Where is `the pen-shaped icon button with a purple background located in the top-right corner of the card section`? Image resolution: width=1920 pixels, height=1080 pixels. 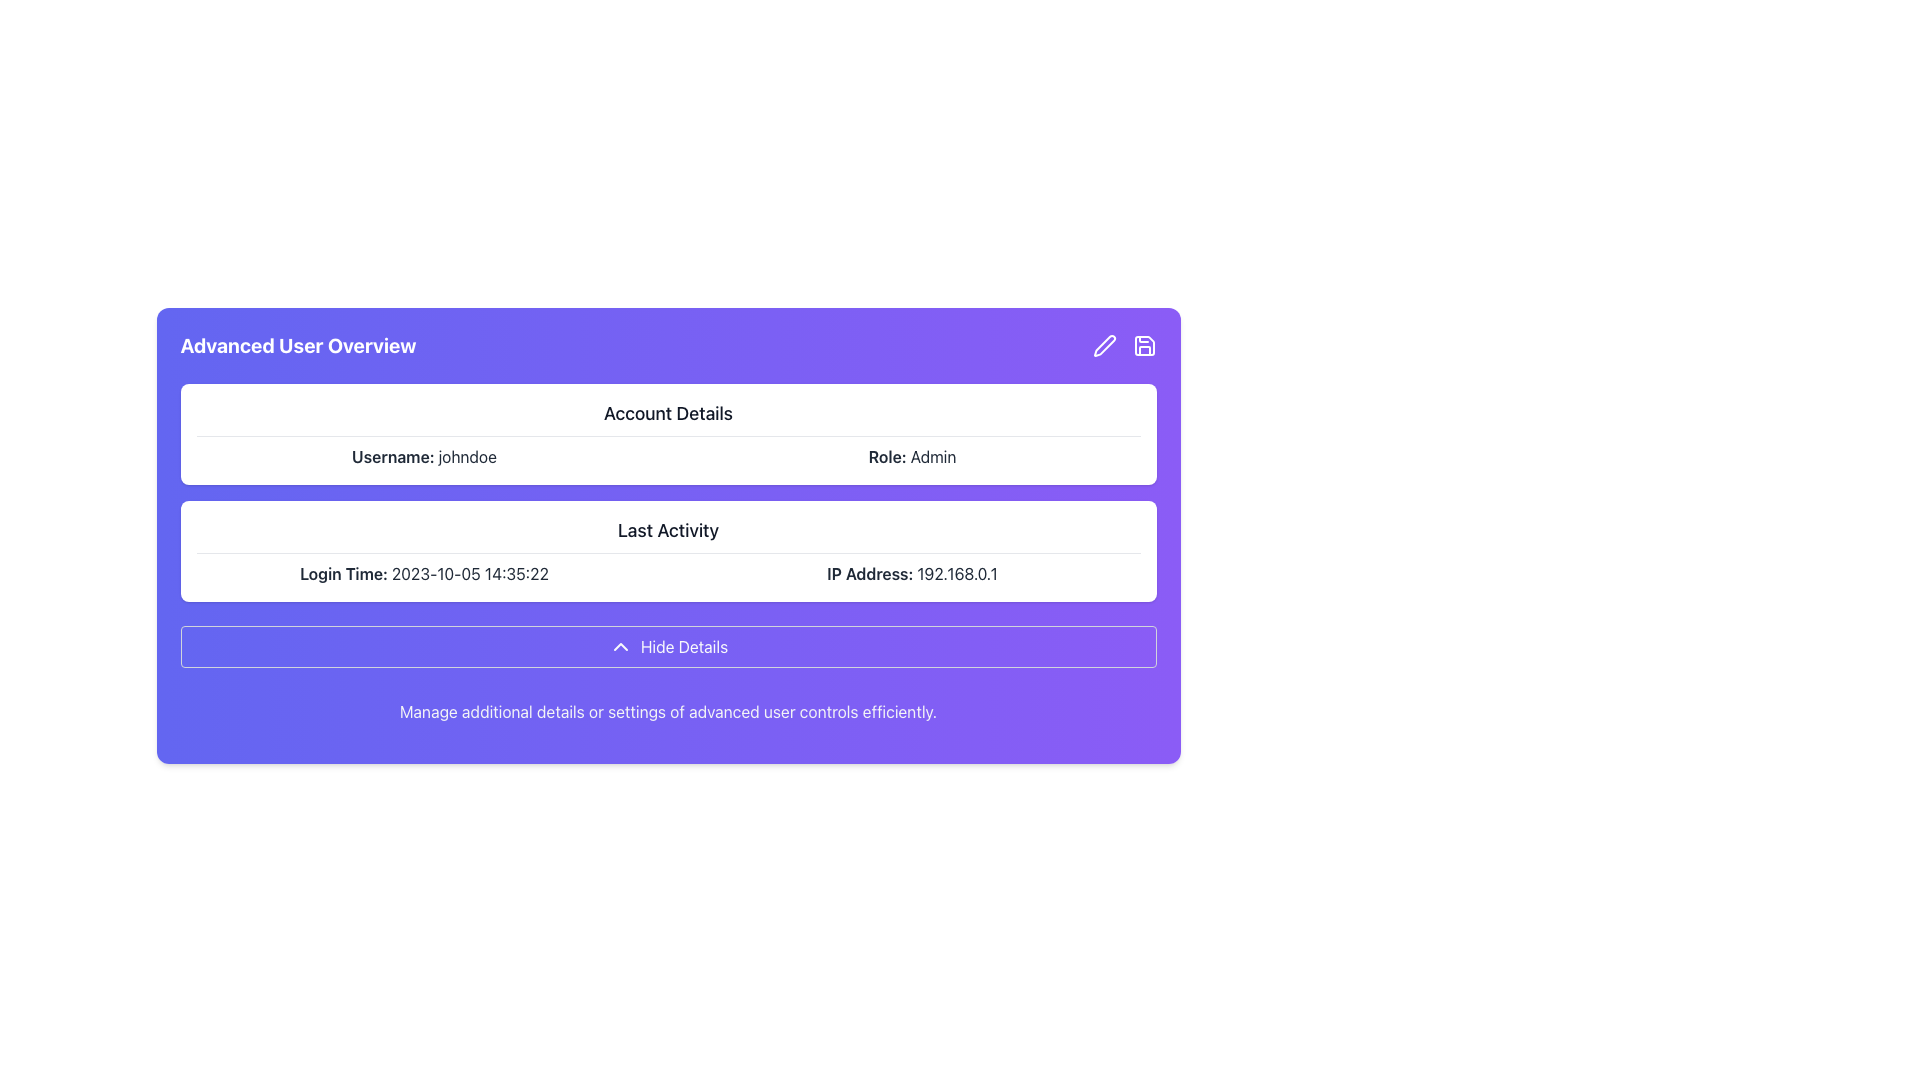
the pen-shaped icon button with a purple background located in the top-right corner of the card section is located at coordinates (1103, 345).